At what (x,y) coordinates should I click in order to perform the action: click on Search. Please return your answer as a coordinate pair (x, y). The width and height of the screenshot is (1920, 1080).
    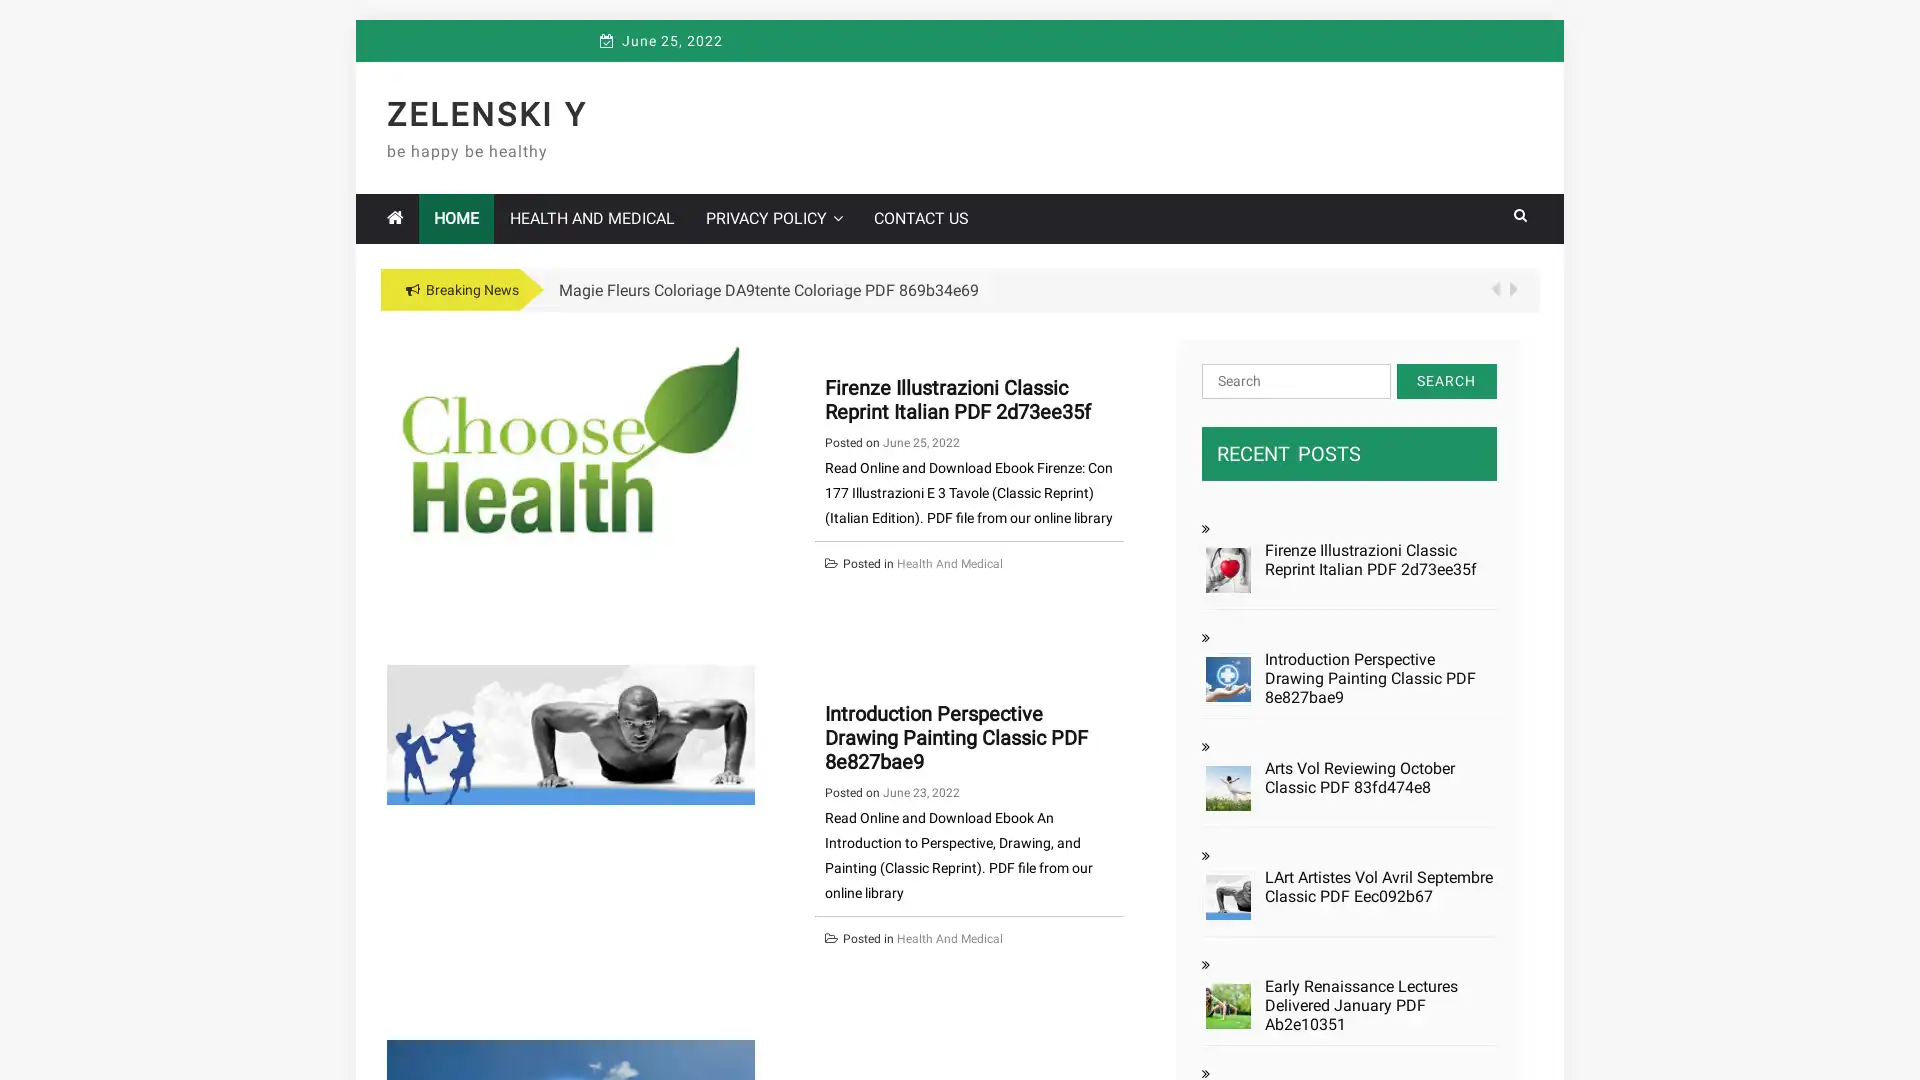
    Looking at the image, I should click on (1445, 380).